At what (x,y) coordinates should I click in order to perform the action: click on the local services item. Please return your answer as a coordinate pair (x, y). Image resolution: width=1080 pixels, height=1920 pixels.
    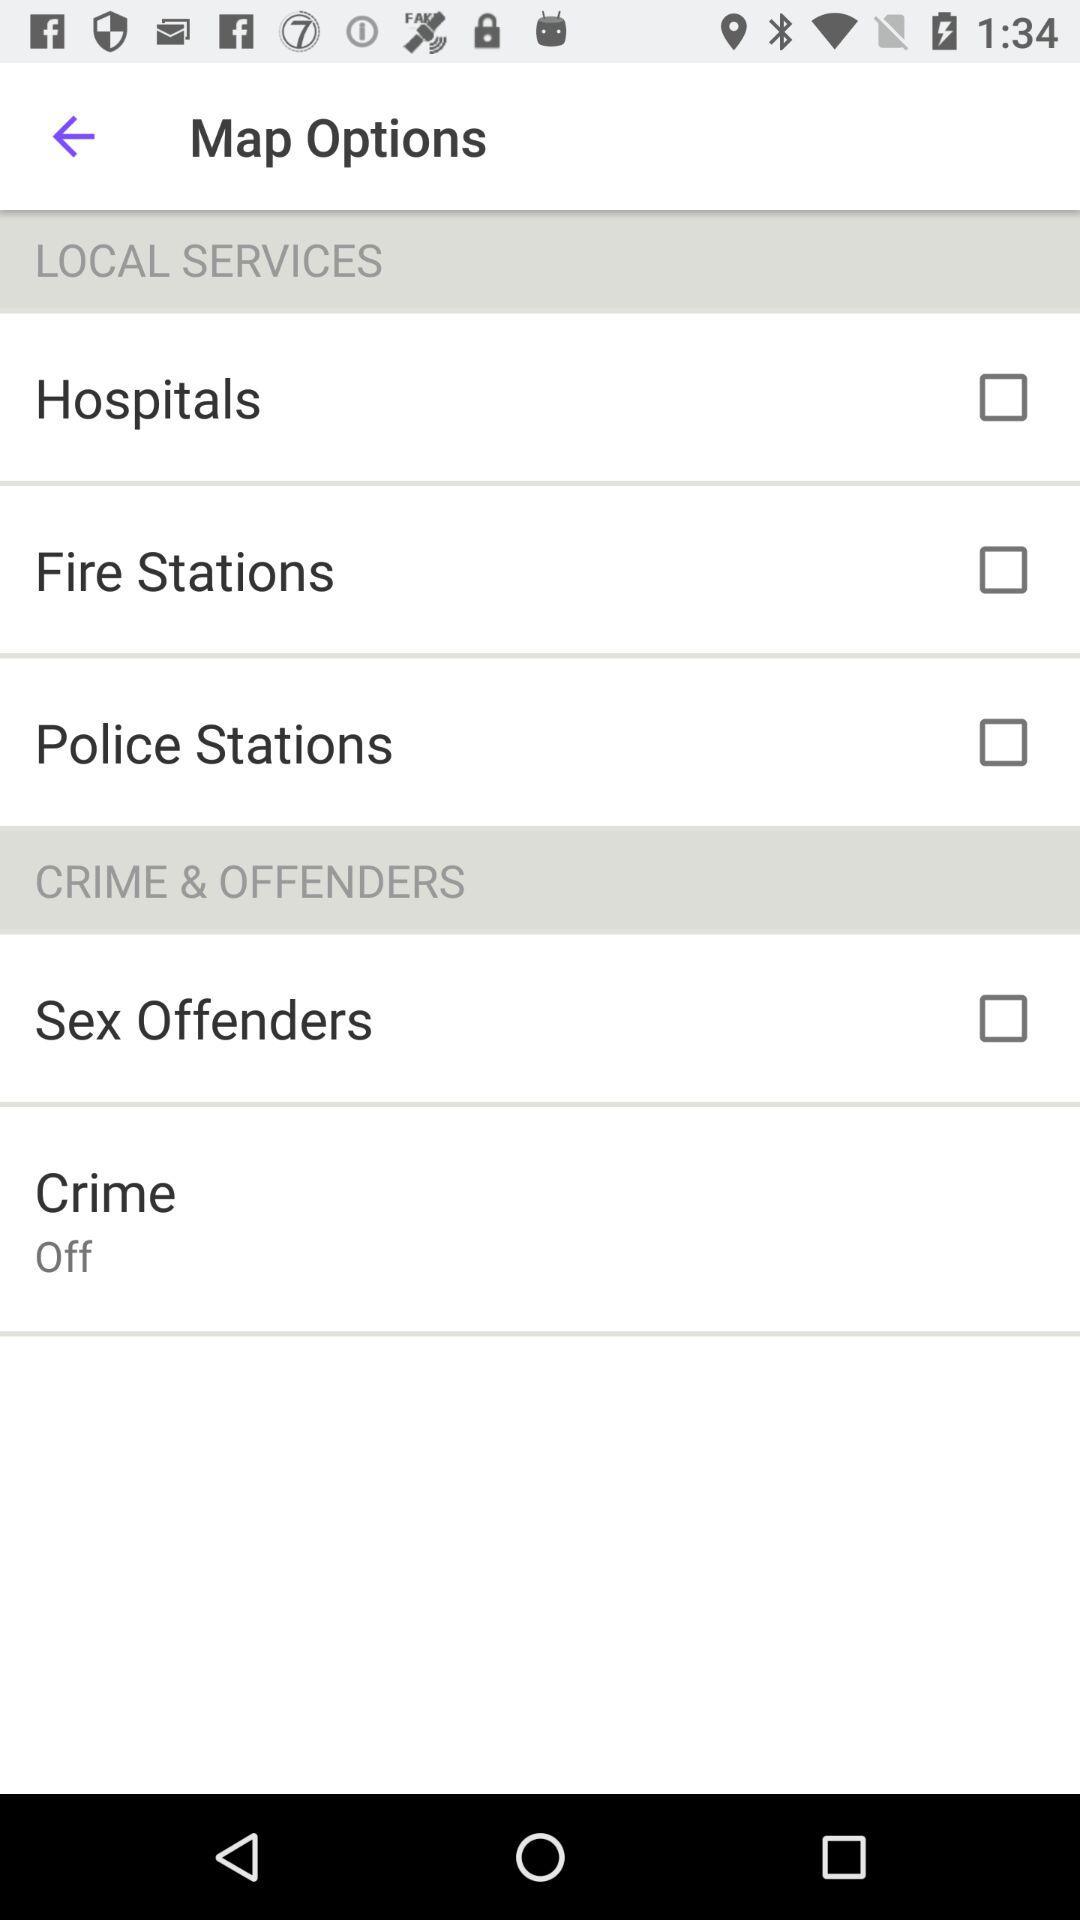
    Looking at the image, I should click on (540, 258).